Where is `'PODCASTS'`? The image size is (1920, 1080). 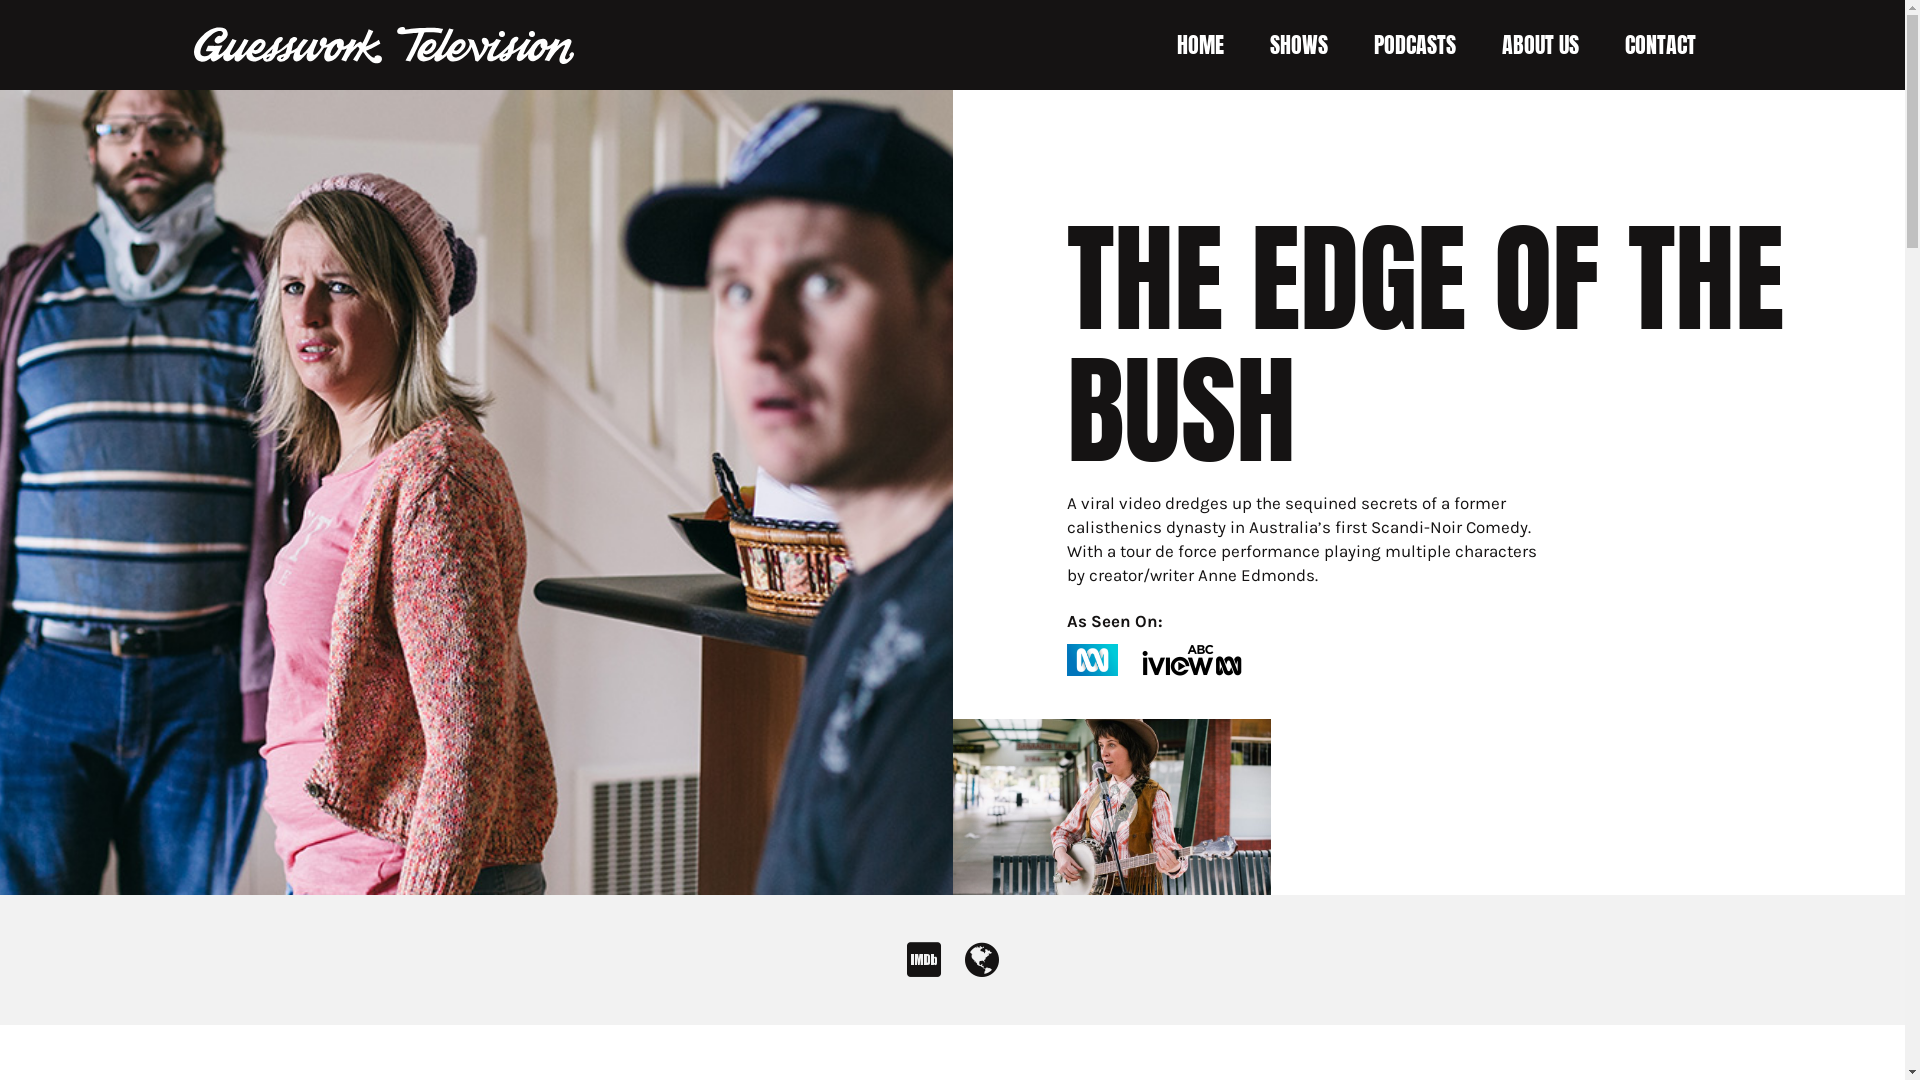
'PODCASTS' is located at coordinates (1414, 45).